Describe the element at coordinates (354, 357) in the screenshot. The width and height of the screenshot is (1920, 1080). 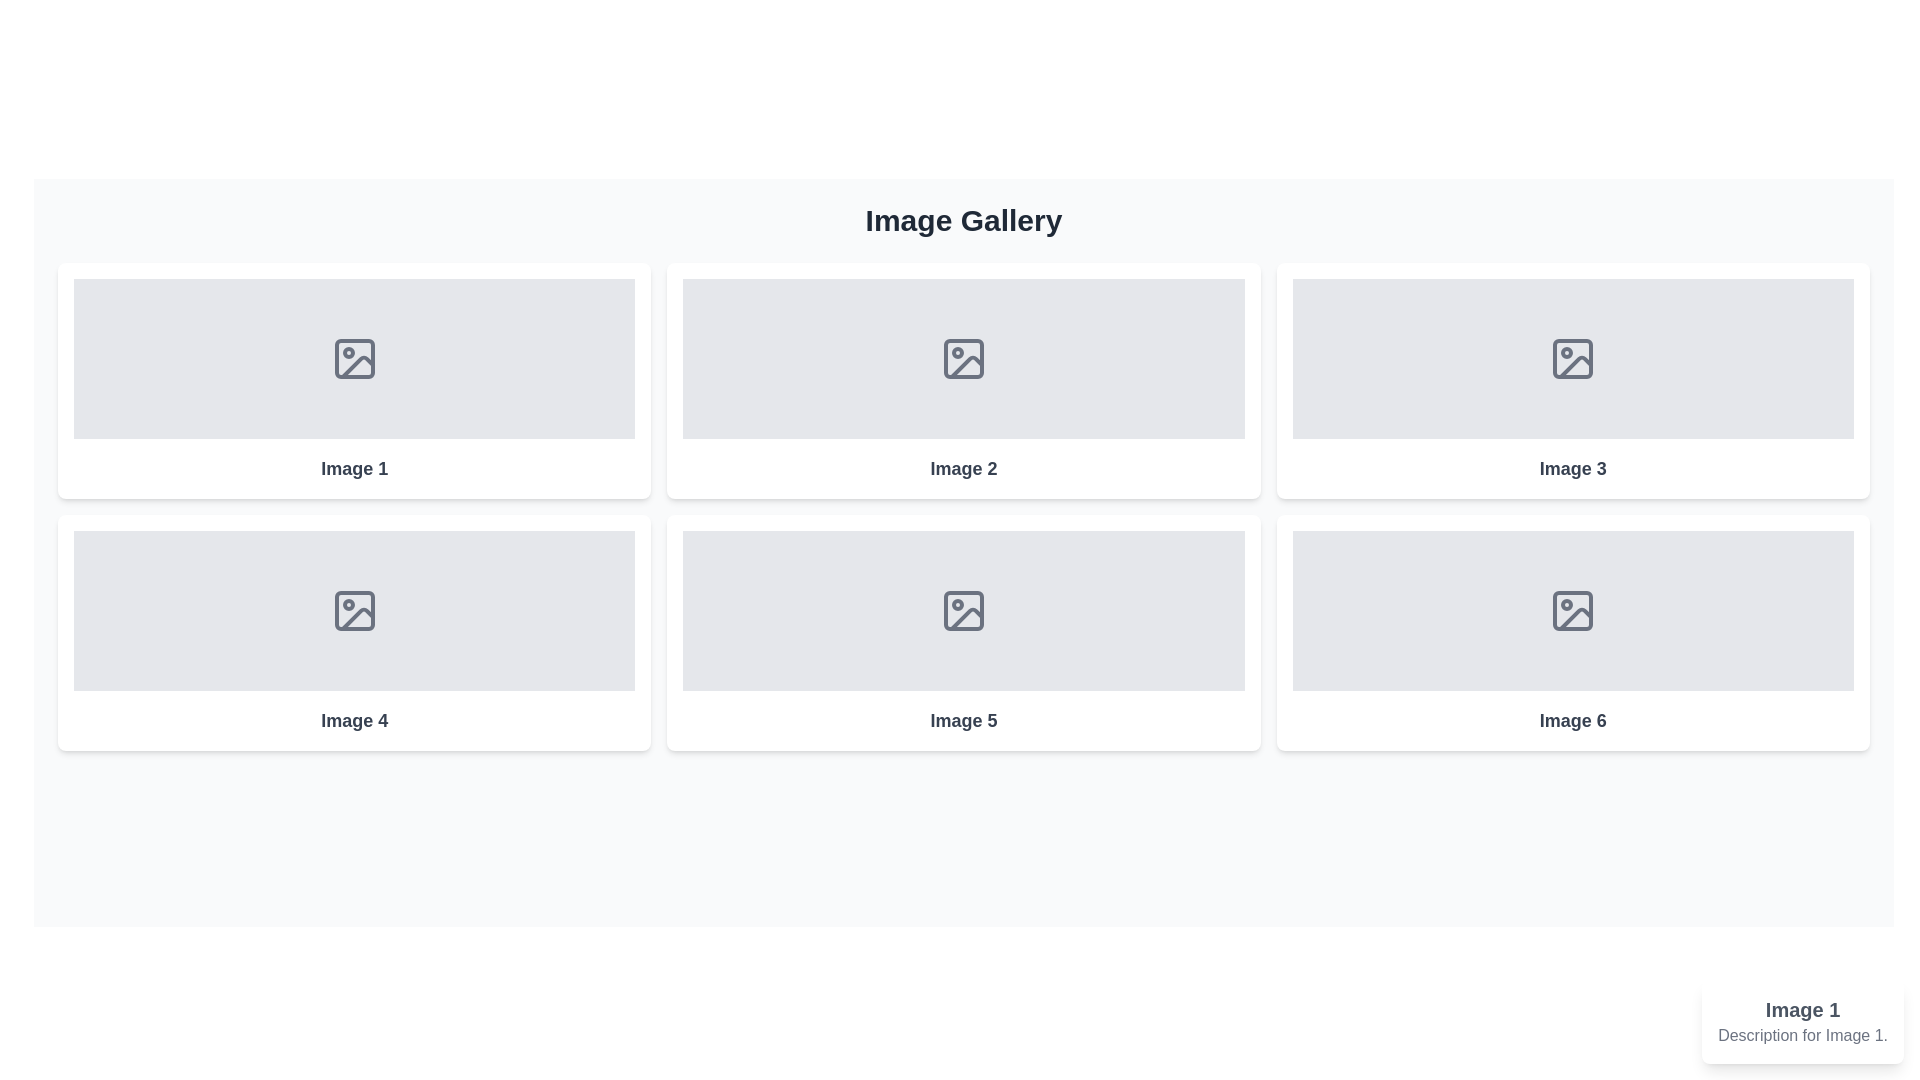
I see `the decorative graphical component of the icon located in the top-left cell labeled 'Image 1' in the gallery layout` at that location.